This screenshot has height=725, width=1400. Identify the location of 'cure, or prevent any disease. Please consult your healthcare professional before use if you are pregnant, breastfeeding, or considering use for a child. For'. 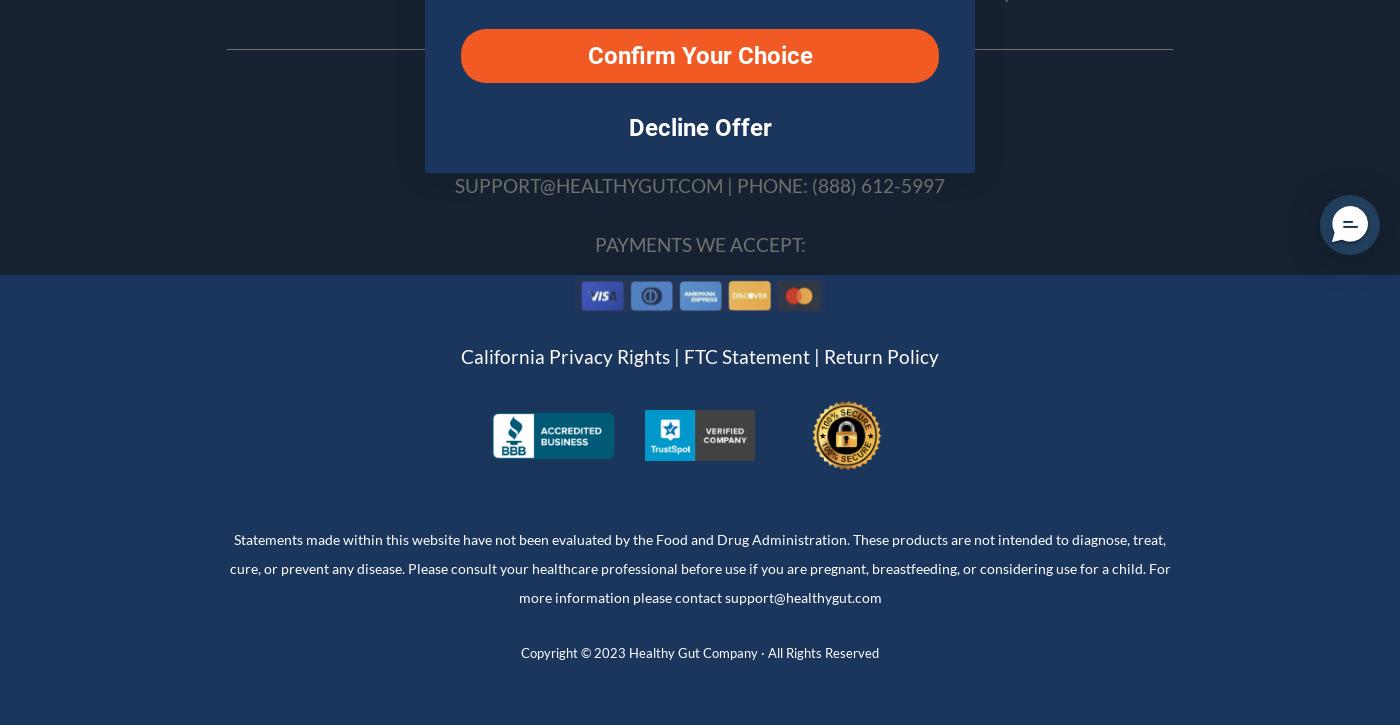
(699, 567).